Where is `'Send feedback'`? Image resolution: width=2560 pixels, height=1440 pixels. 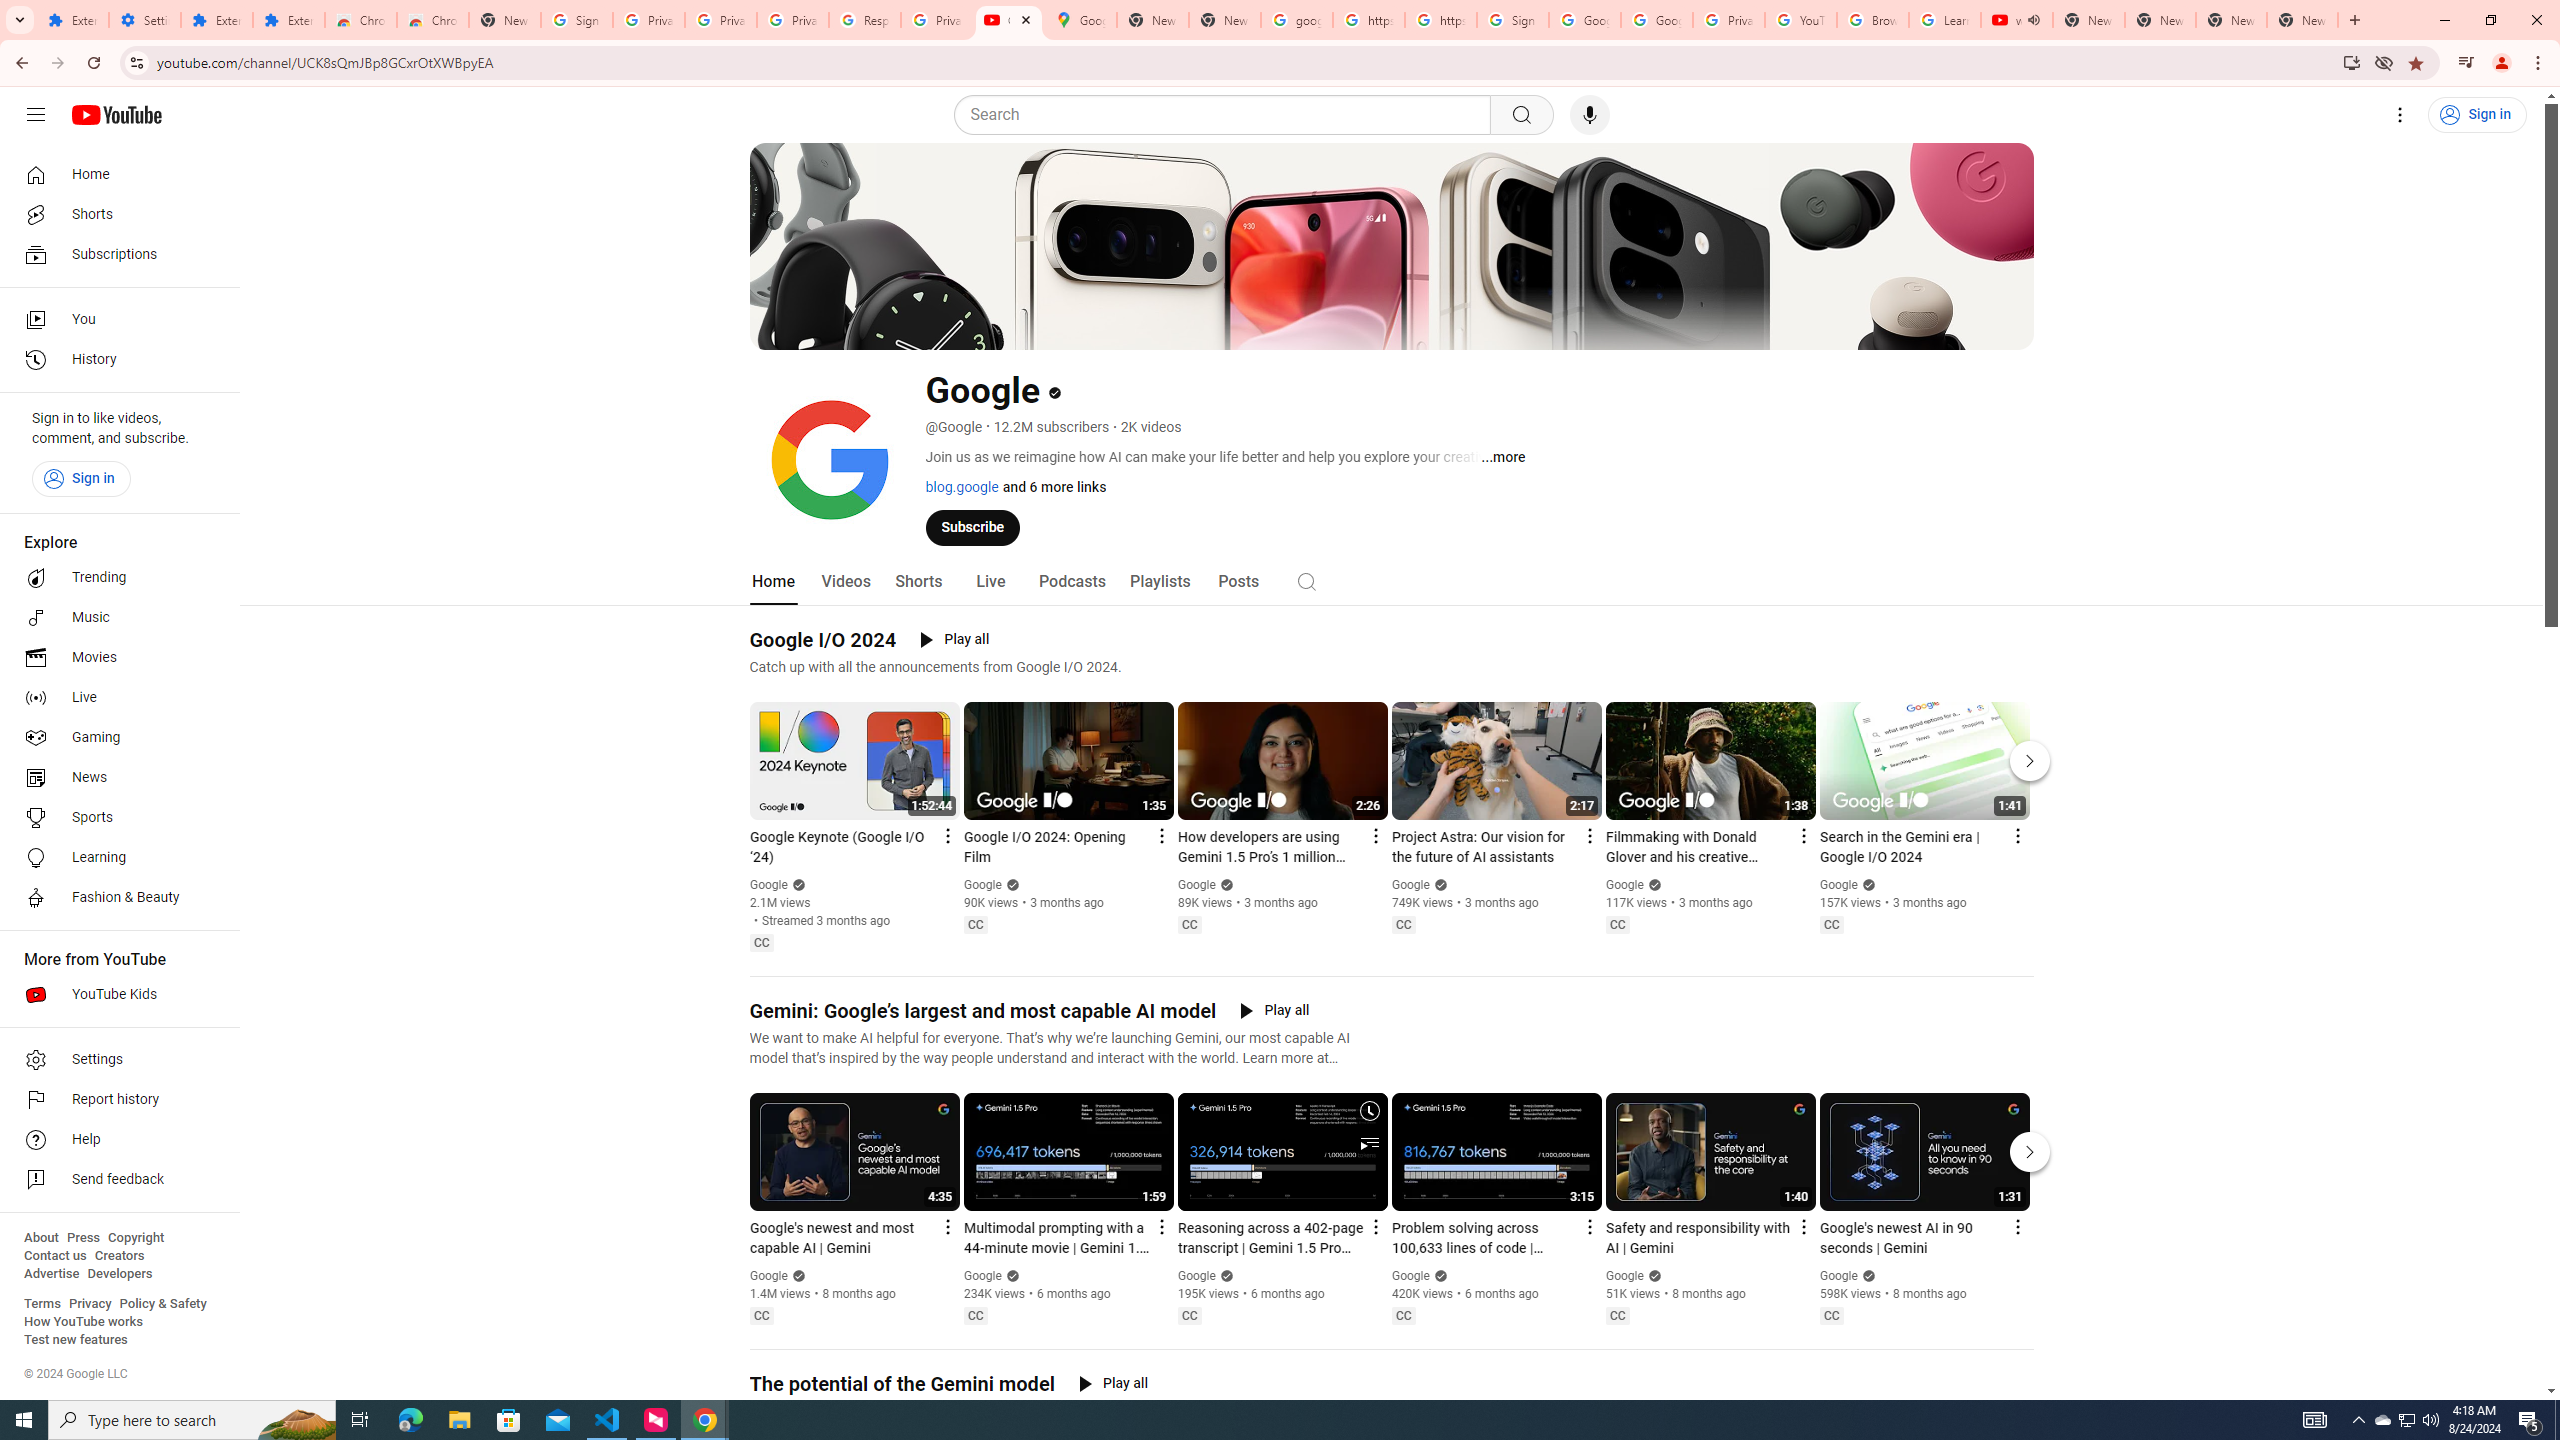 'Send feedback' is located at coordinates (113, 1179).